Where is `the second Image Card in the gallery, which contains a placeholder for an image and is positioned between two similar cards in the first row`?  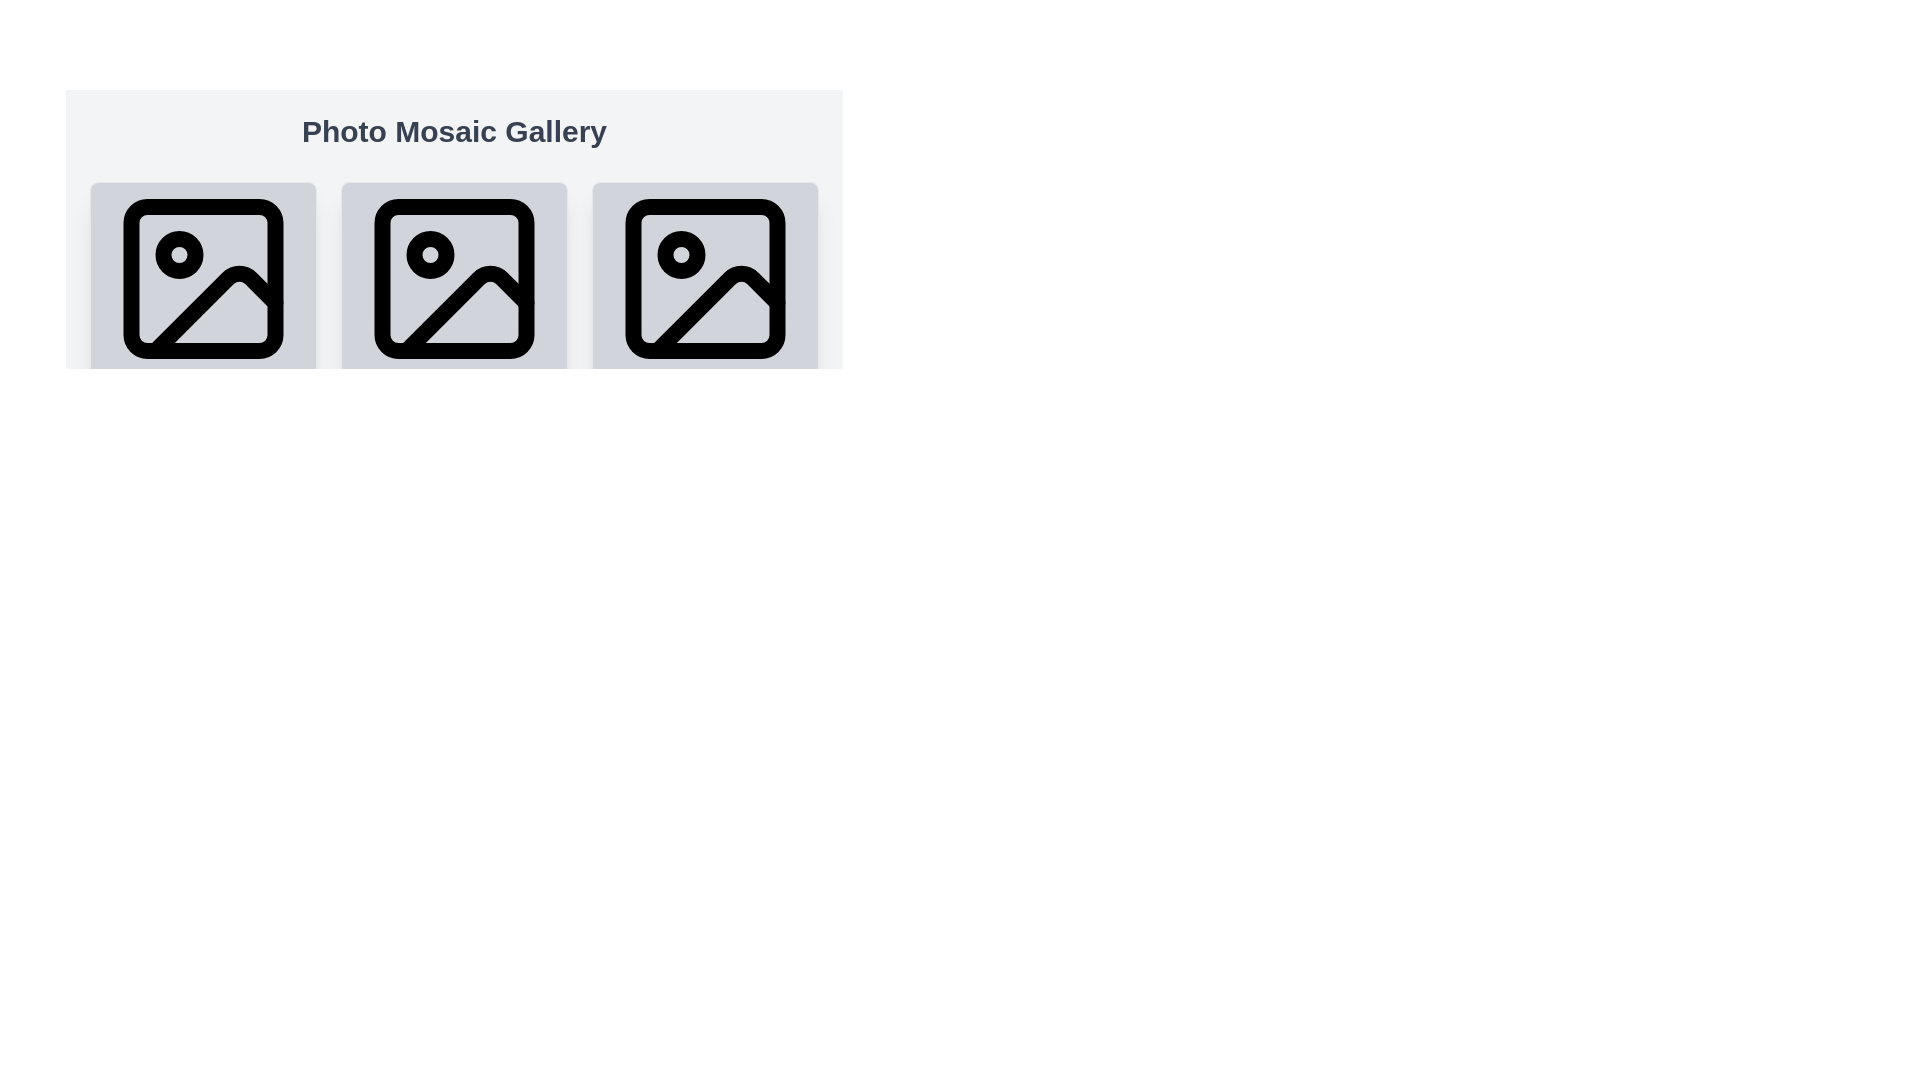 the second Image Card in the gallery, which contains a placeholder for an image and is positioned between two similar cards in the first row is located at coordinates (453, 322).